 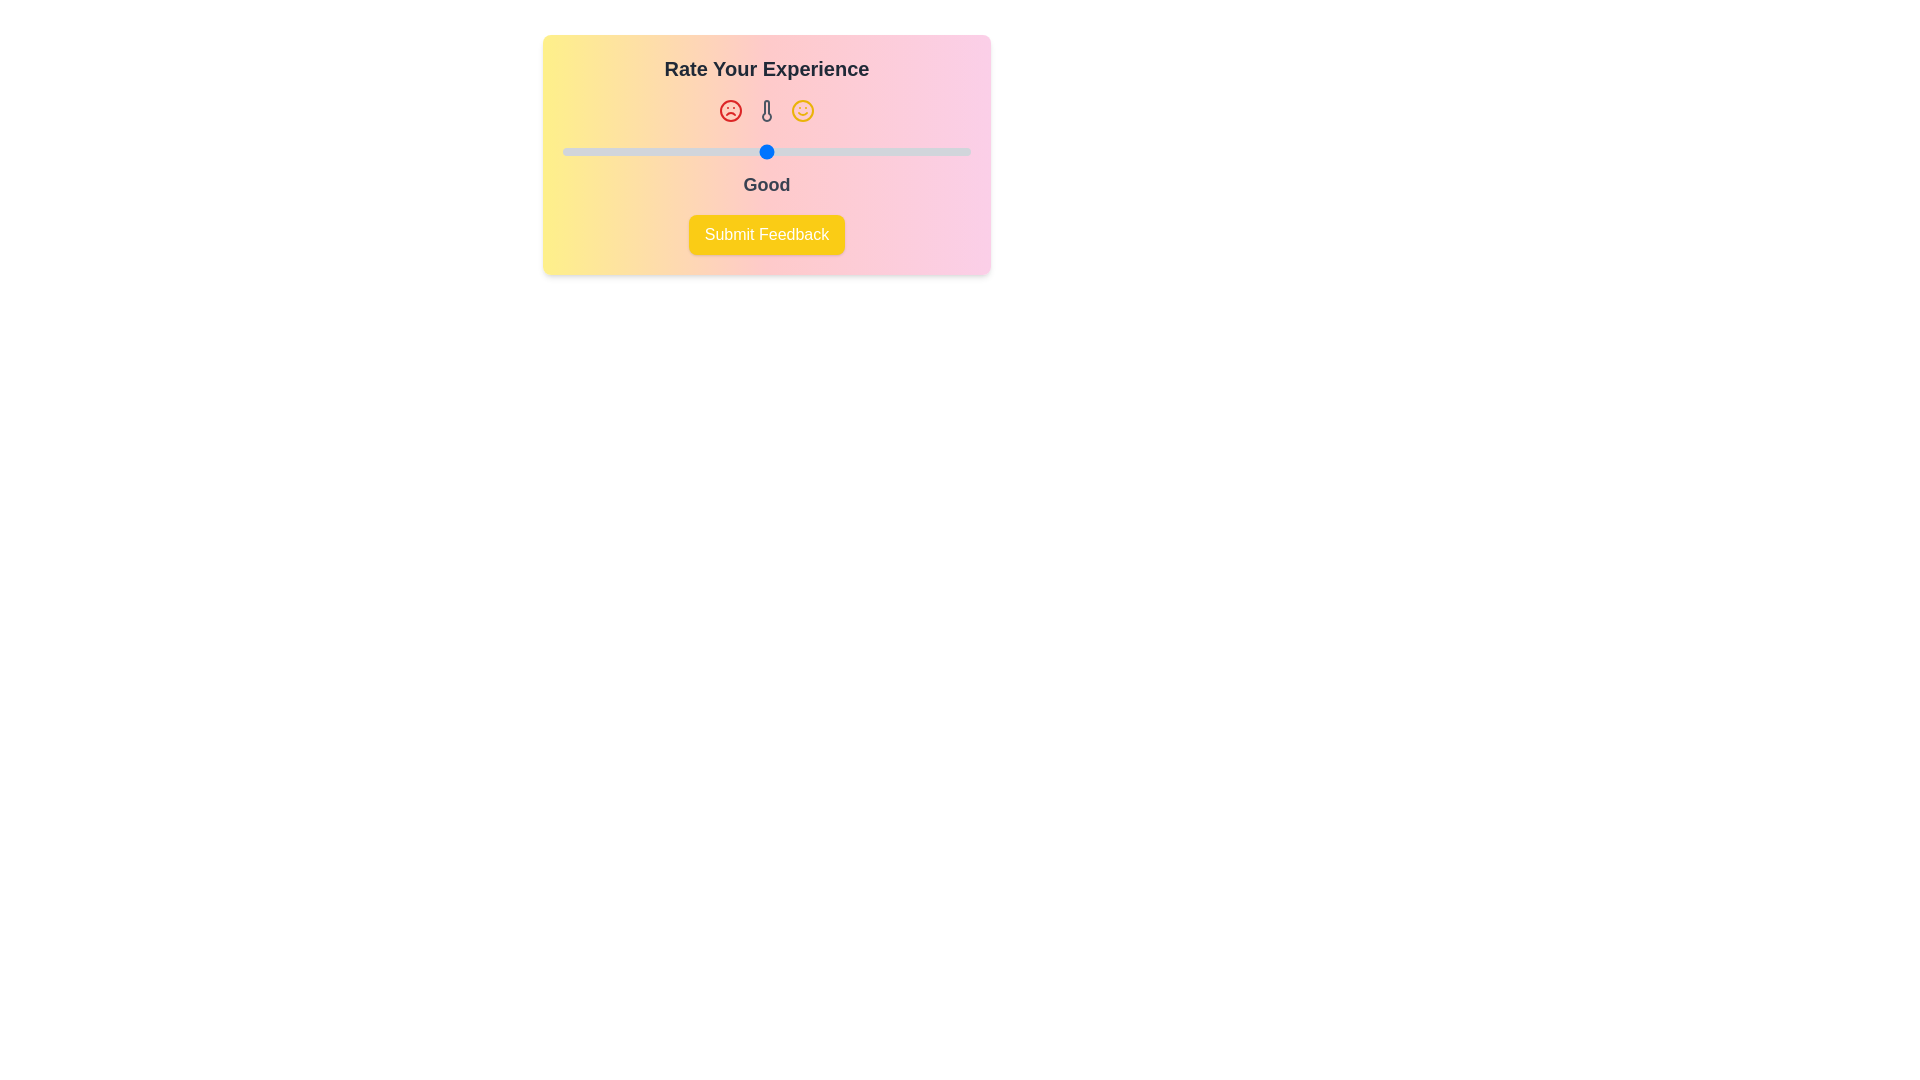 What do you see at coordinates (665, 150) in the screenshot?
I see `the slider to set the rating to 2` at bounding box center [665, 150].